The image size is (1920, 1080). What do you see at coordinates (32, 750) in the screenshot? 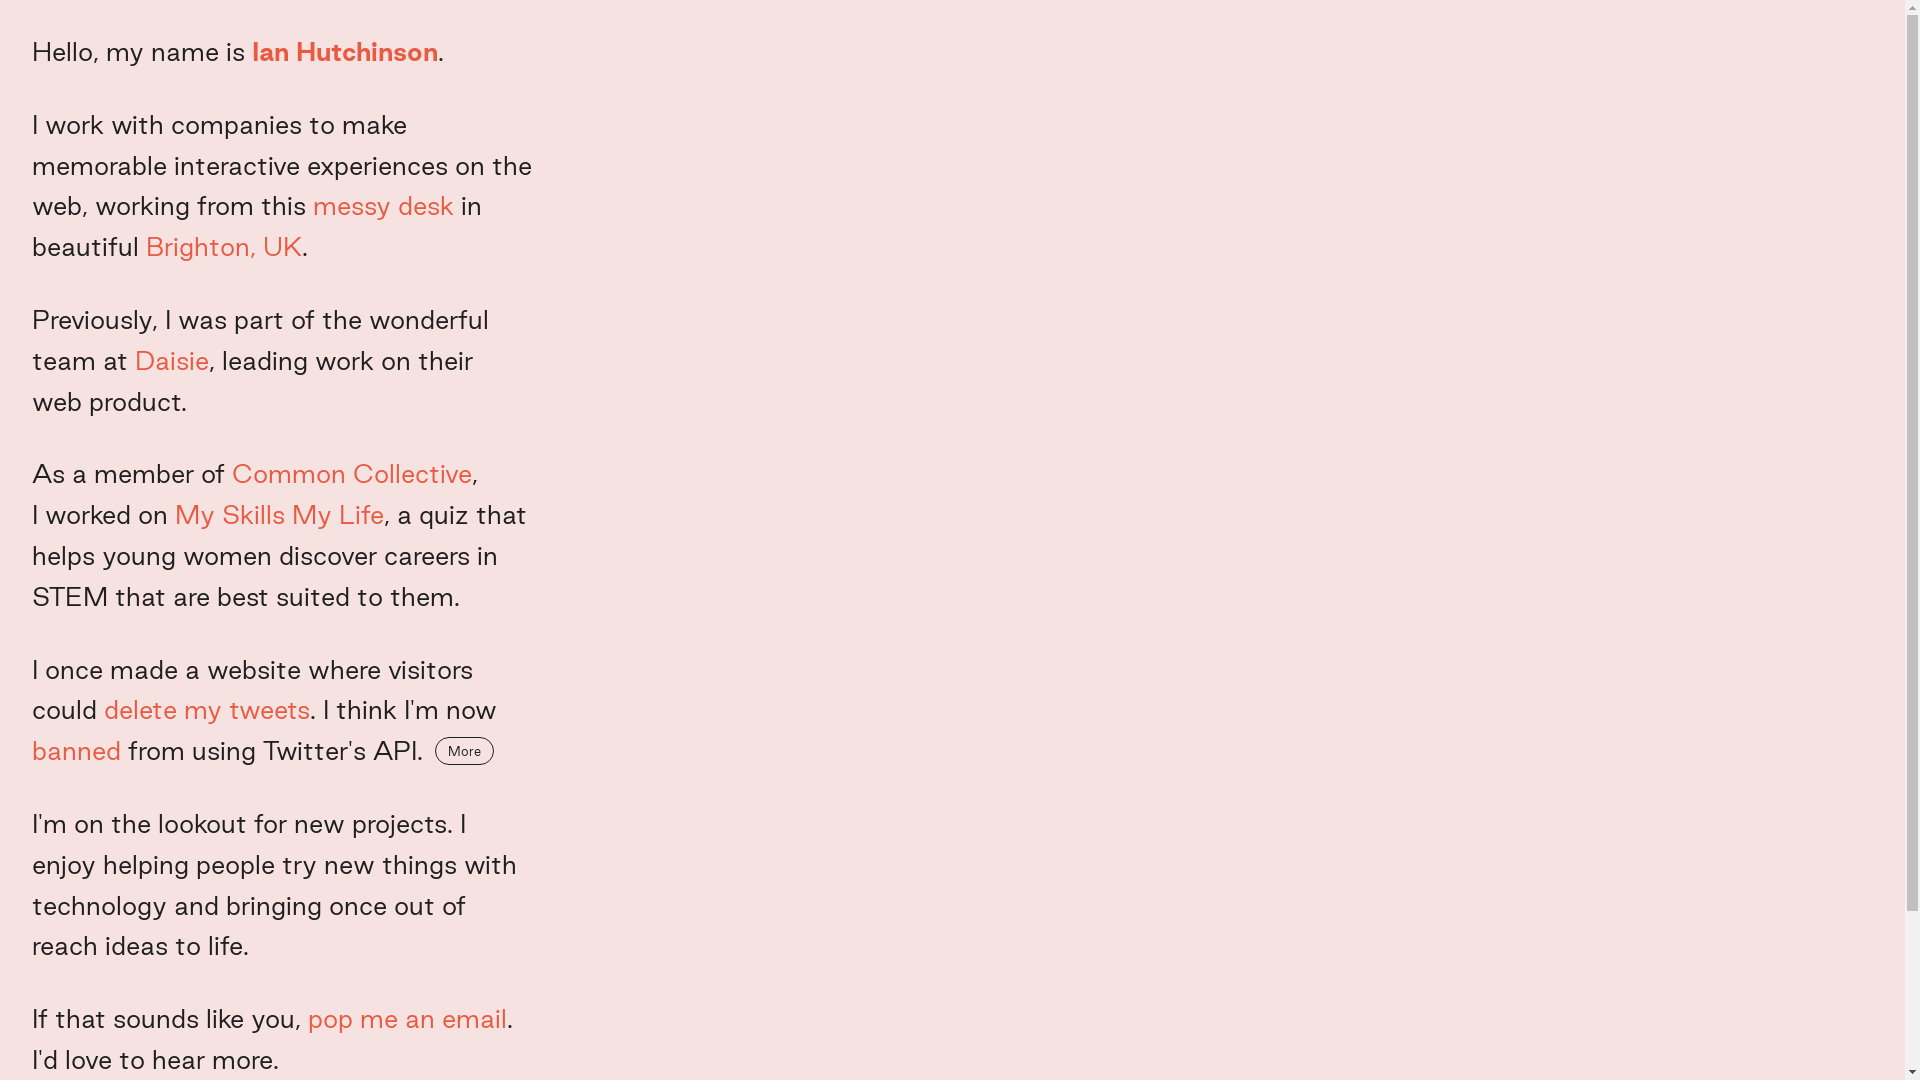
I see `'banned'` at bounding box center [32, 750].